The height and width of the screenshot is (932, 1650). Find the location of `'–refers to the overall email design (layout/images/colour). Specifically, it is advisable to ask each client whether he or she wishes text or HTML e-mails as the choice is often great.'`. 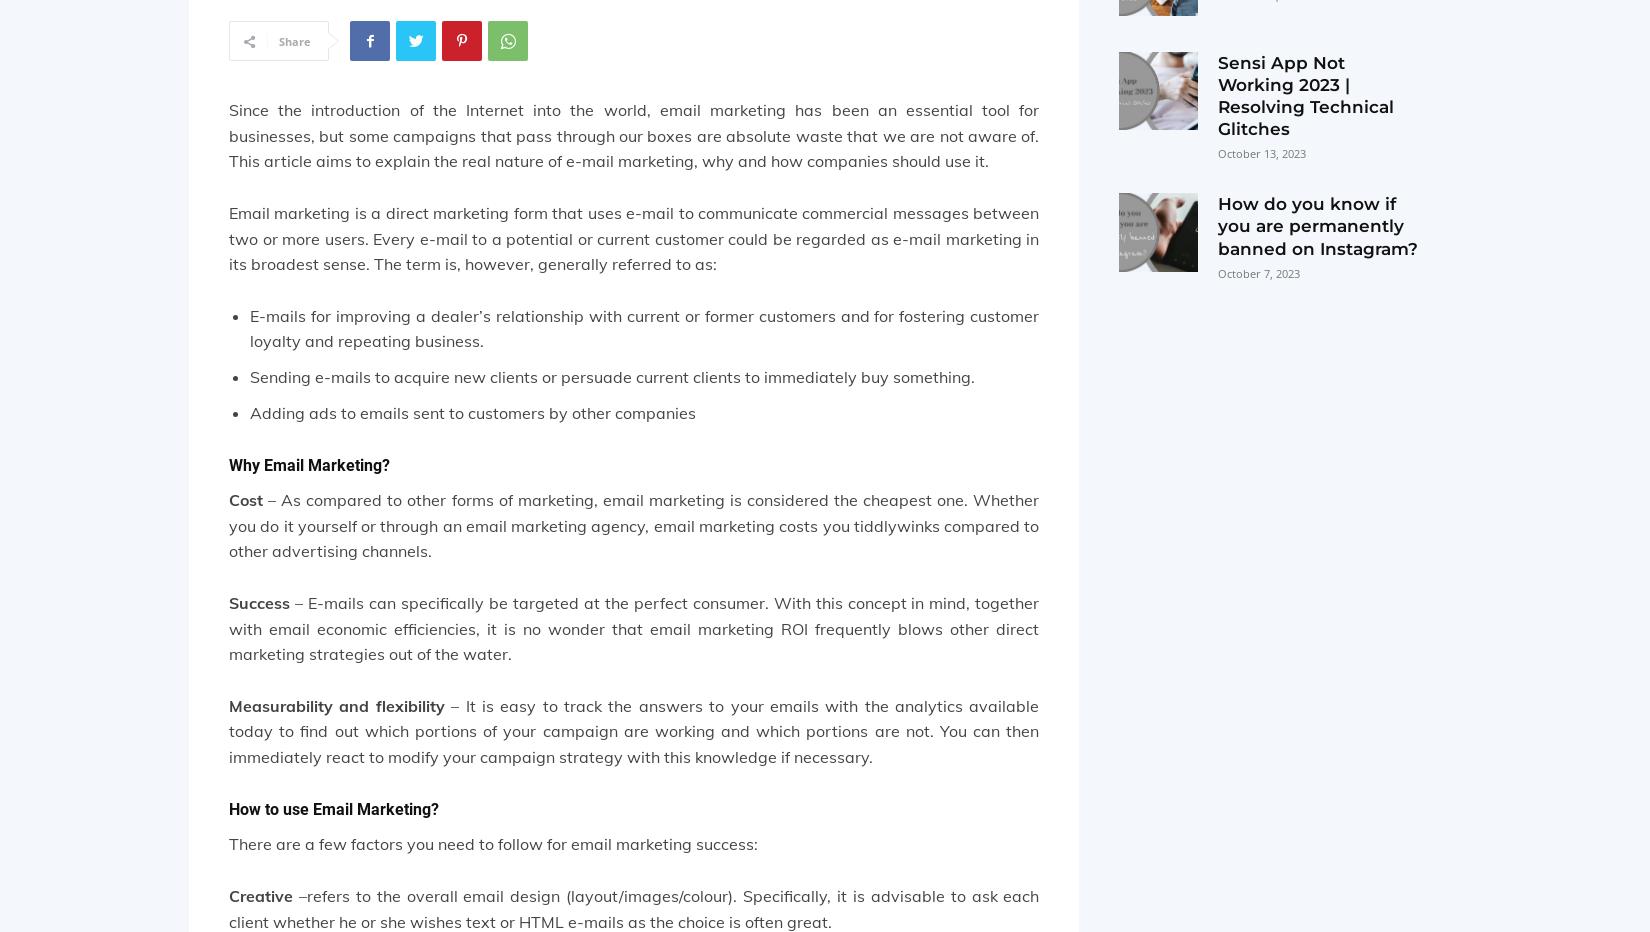

'–refers to the overall email design (layout/images/colour). Specifically, it is advisable to ask each client whether he or she wishes text or HTML e-mails as the choice is often great.' is located at coordinates (229, 908).